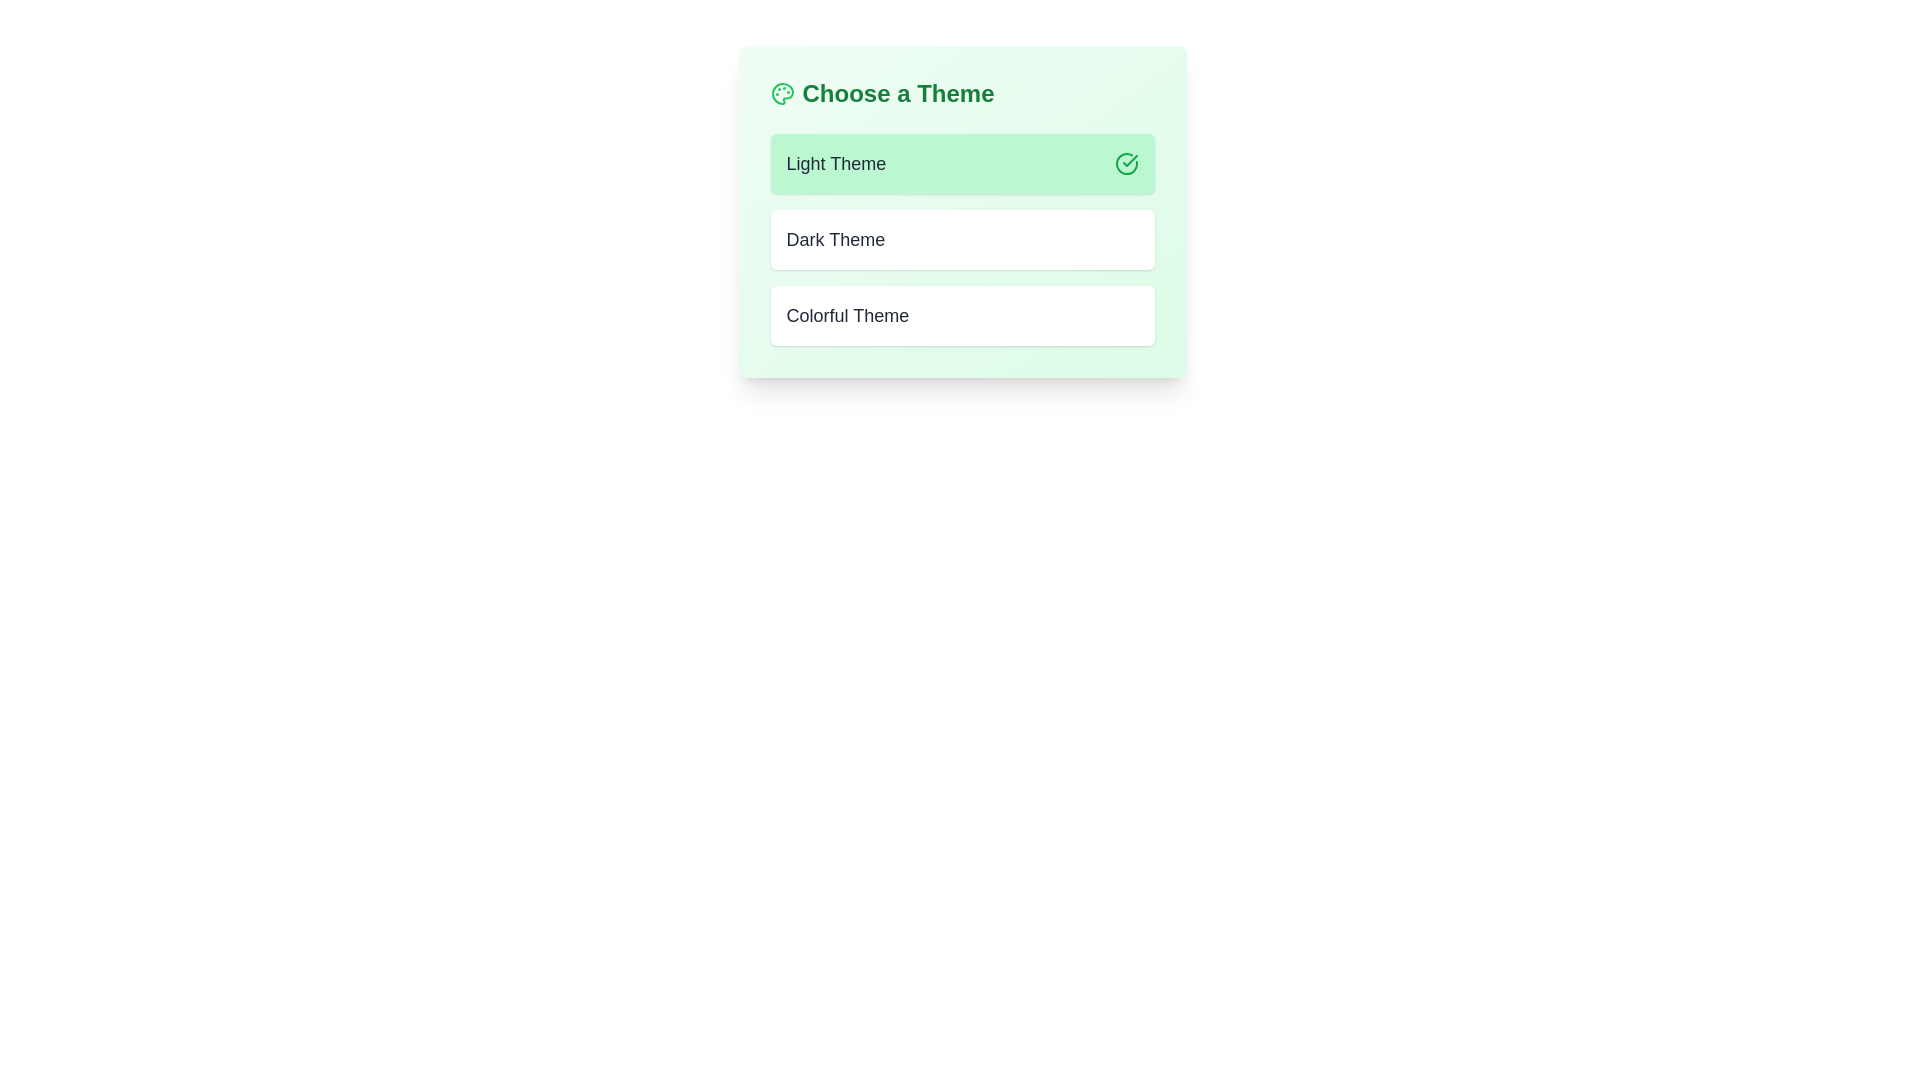 The height and width of the screenshot is (1080, 1920). Describe the element at coordinates (962, 163) in the screenshot. I see `the first tile representing the 'Light Theme'` at that location.